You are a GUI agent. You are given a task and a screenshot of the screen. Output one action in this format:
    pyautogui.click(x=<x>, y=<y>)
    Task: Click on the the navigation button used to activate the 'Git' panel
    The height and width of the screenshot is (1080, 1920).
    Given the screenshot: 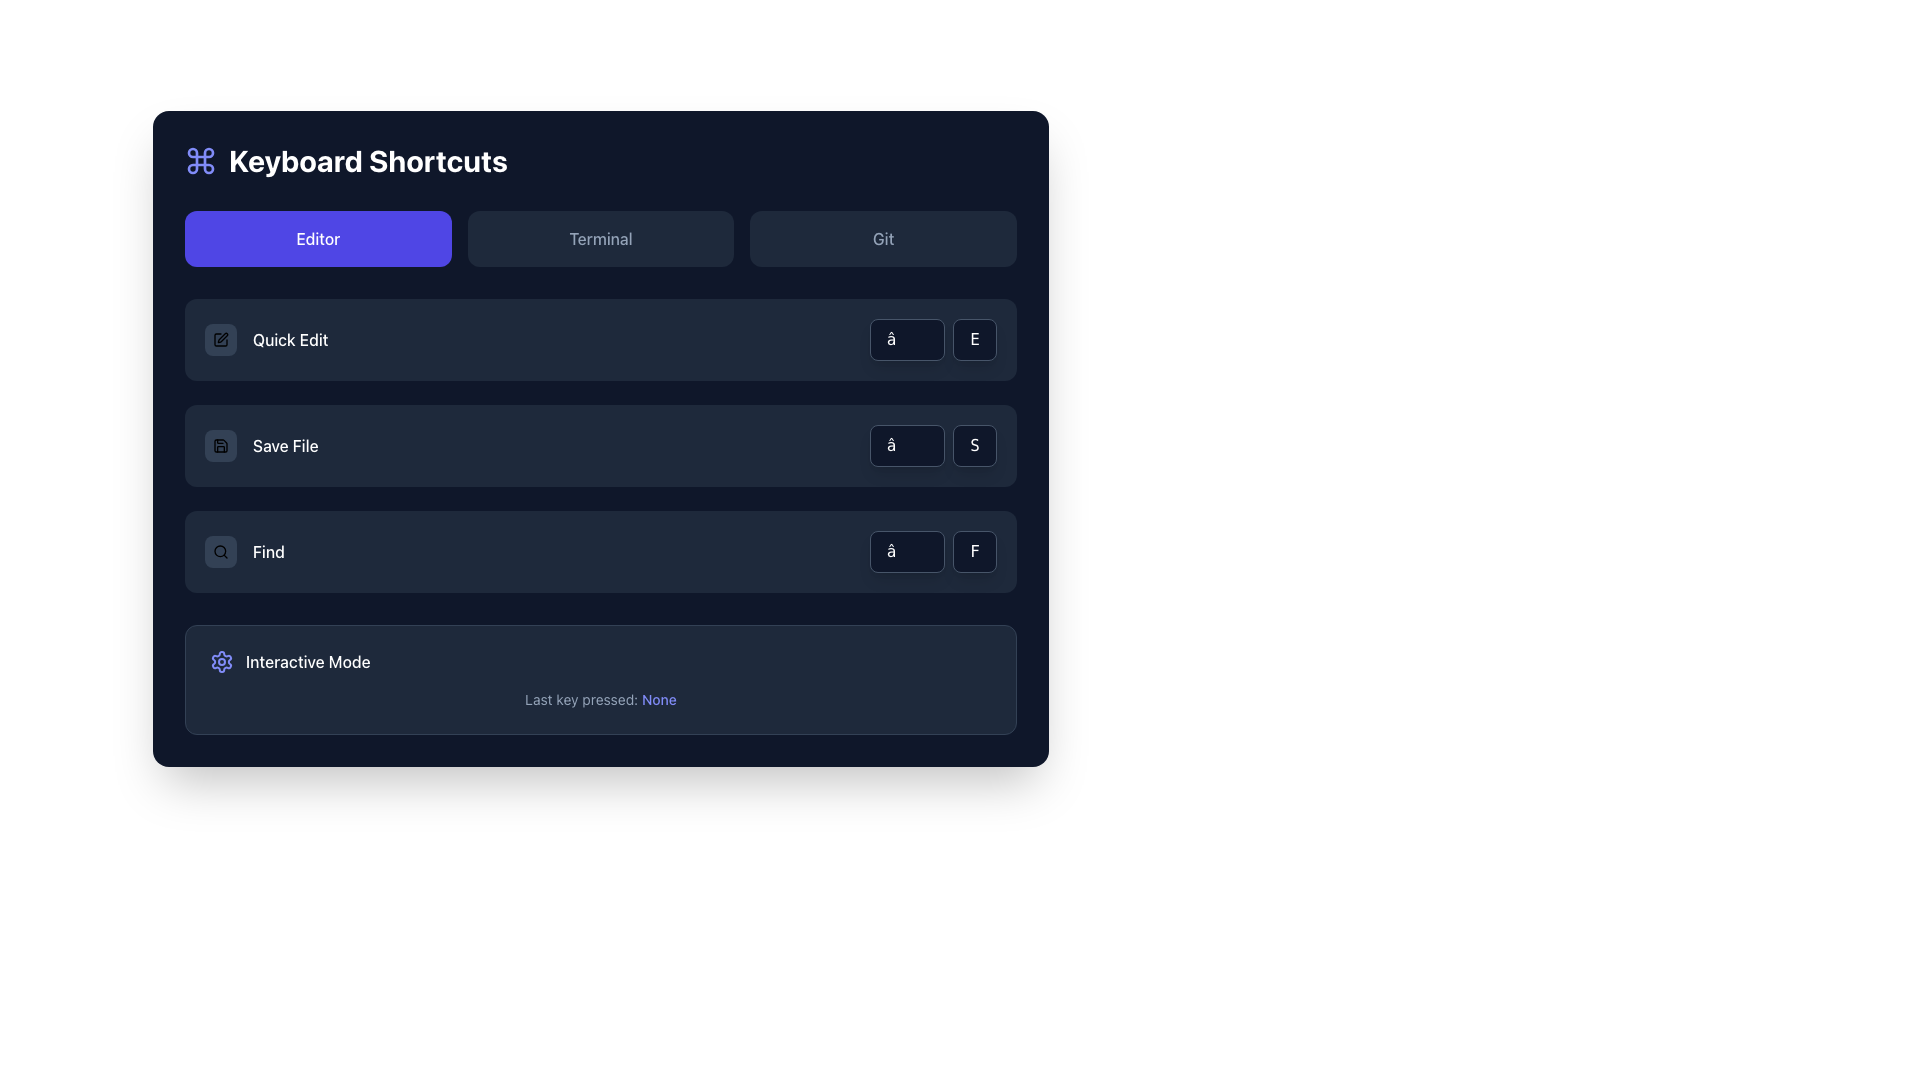 What is the action you would take?
    pyautogui.click(x=882, y=238)
    